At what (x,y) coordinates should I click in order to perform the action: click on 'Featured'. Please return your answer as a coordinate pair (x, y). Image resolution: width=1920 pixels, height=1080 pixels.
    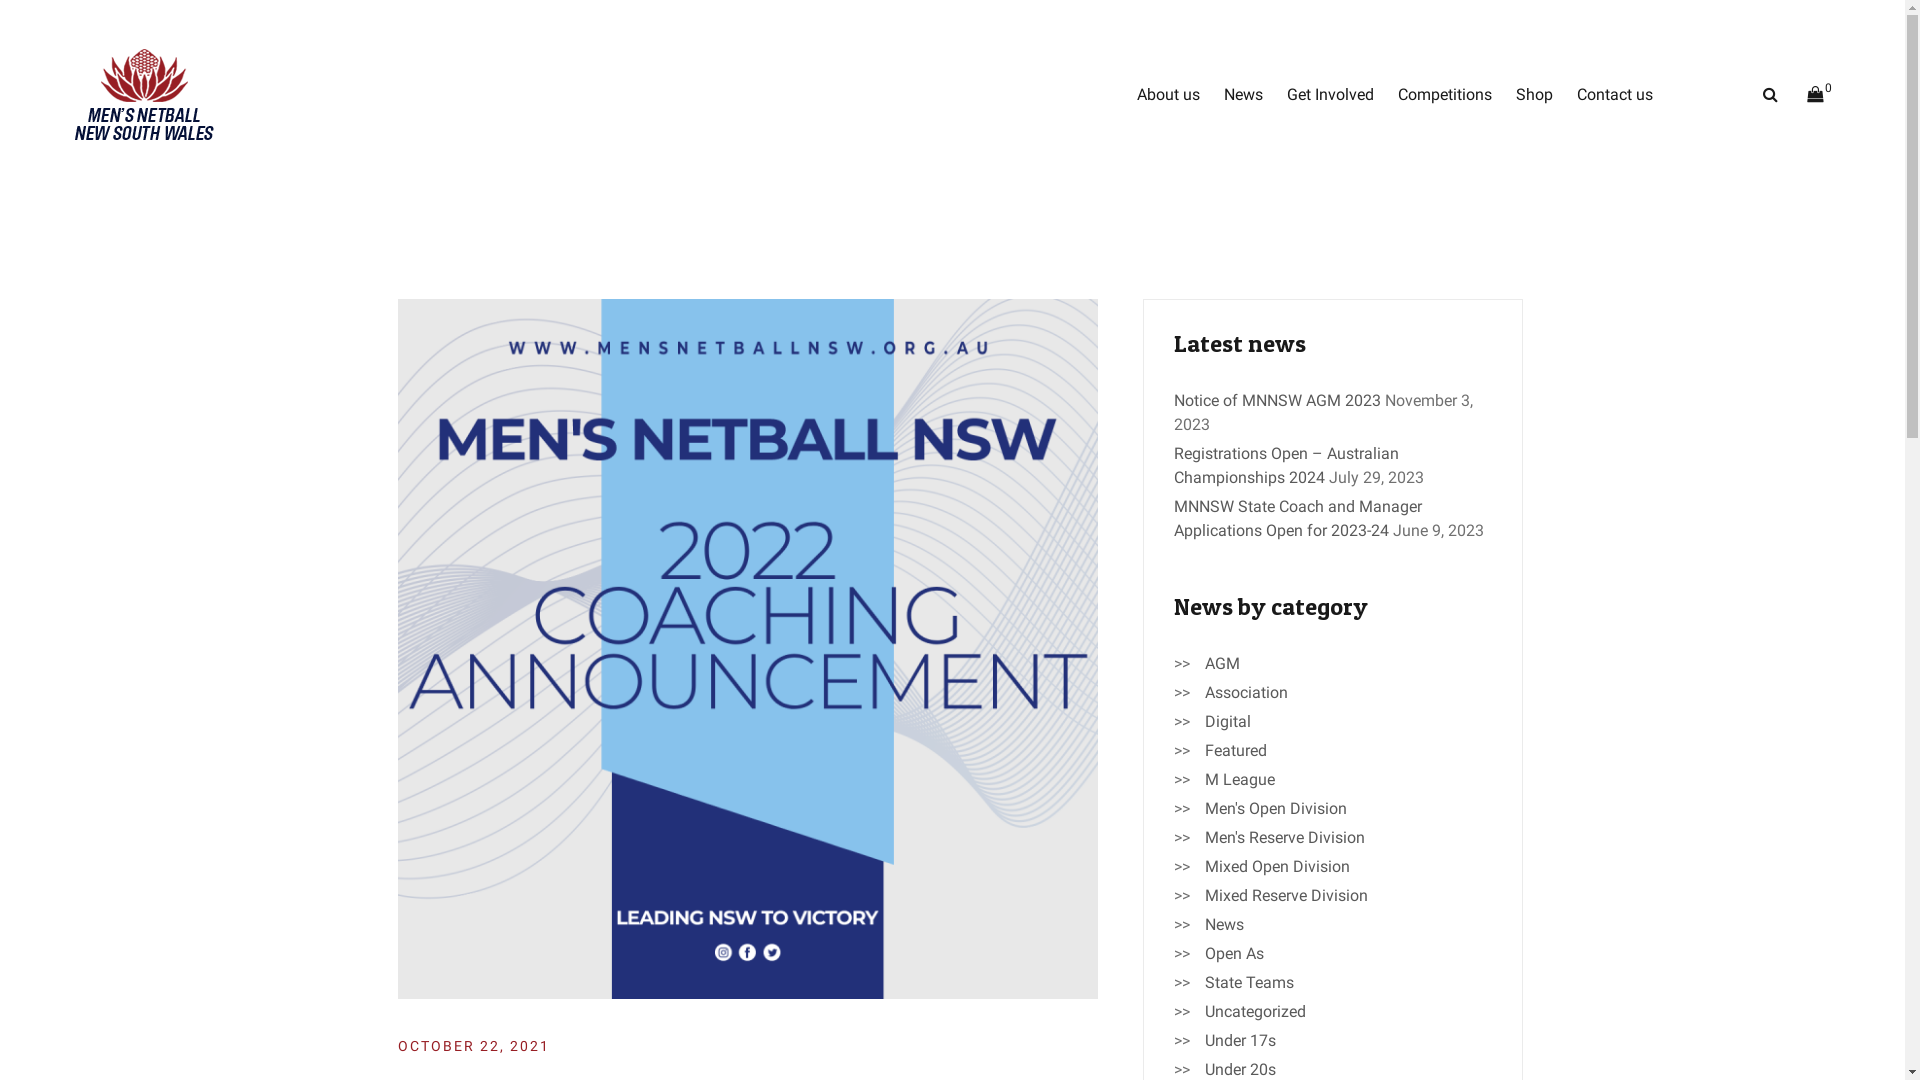
    Looking at the image, I should click on (1233, 751).